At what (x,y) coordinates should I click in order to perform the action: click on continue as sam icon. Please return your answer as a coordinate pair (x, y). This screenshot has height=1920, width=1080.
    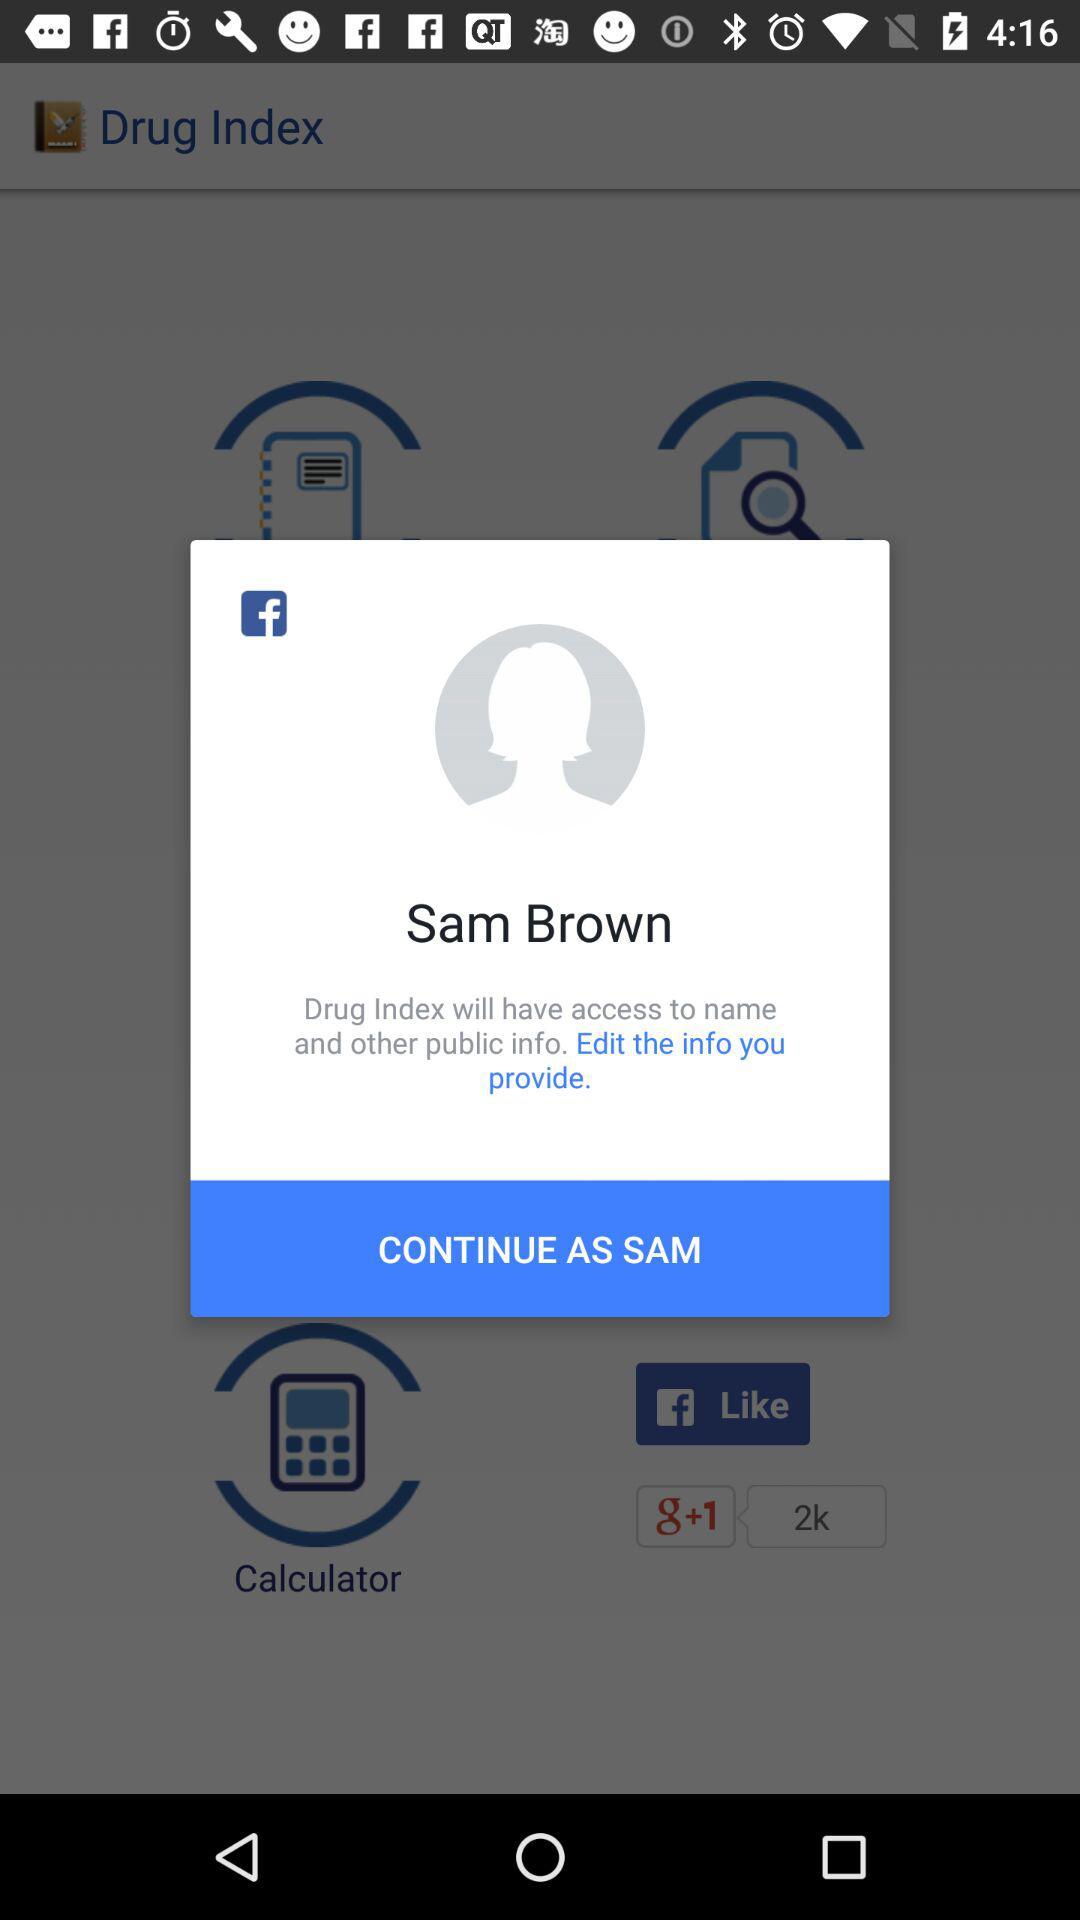
    Looking at the image, I should click on (540, 1247).